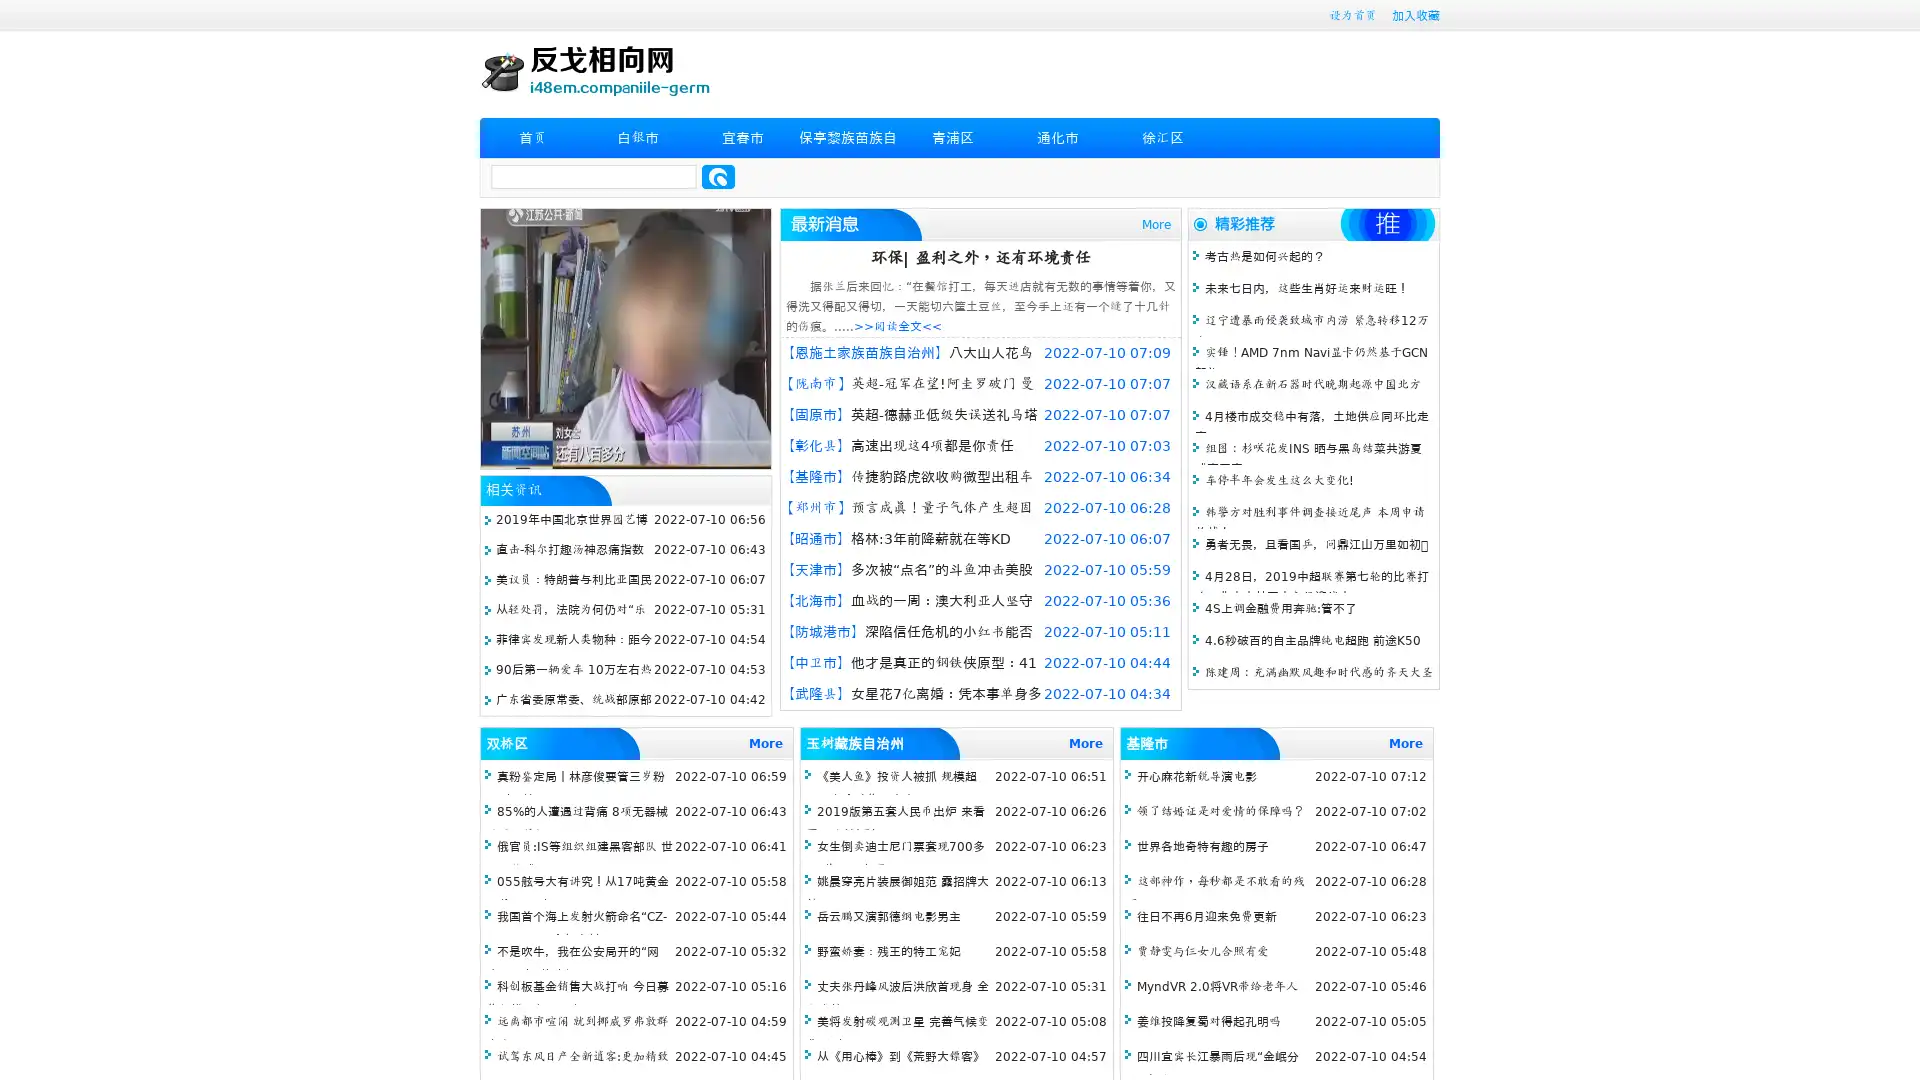 This screenshot has width=1920, height=1080. I want to click on Search, so click(718, 176).